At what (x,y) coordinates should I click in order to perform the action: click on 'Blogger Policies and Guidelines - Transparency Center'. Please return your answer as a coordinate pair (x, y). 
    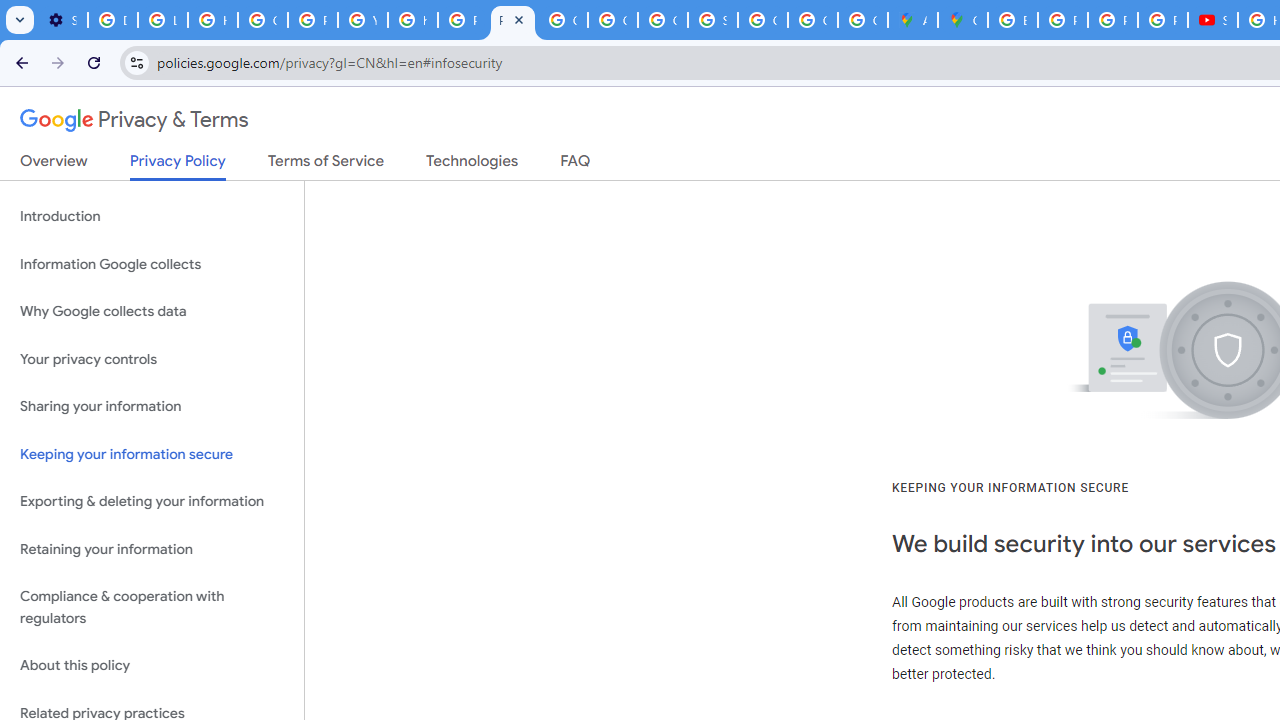
    Looking at the image, I should click on (1013, 20).